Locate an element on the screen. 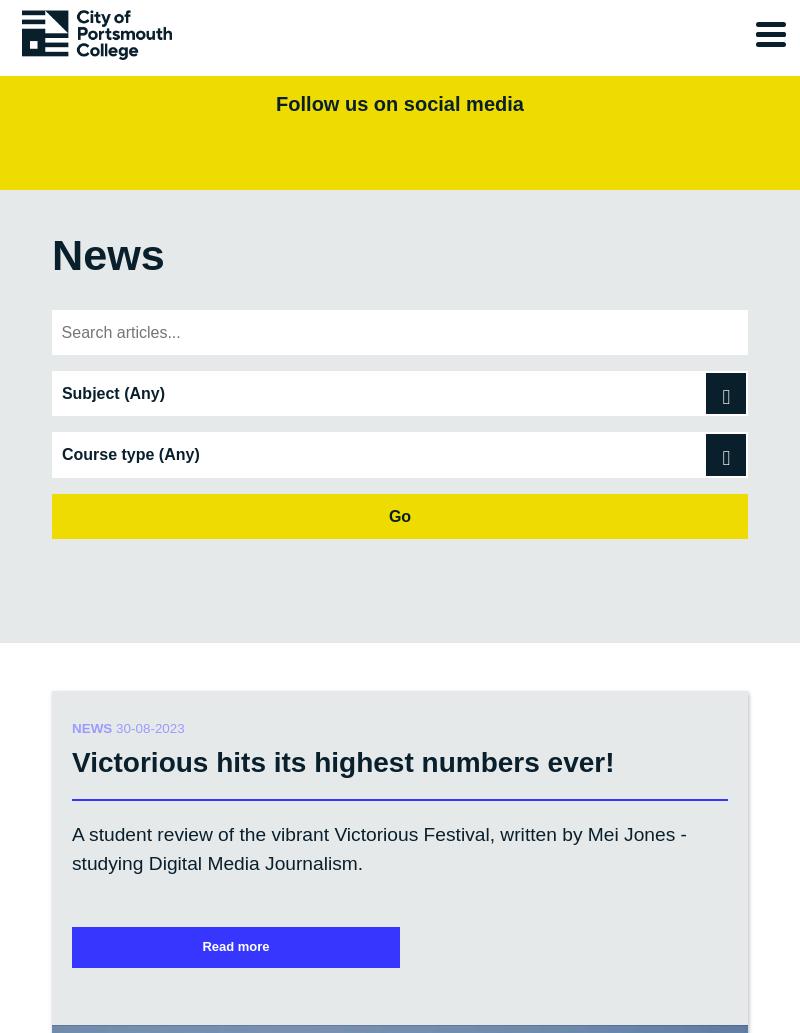 This screenshot has height=1033, width=800. 'Campus locations' is located at coordinates (129, 948).